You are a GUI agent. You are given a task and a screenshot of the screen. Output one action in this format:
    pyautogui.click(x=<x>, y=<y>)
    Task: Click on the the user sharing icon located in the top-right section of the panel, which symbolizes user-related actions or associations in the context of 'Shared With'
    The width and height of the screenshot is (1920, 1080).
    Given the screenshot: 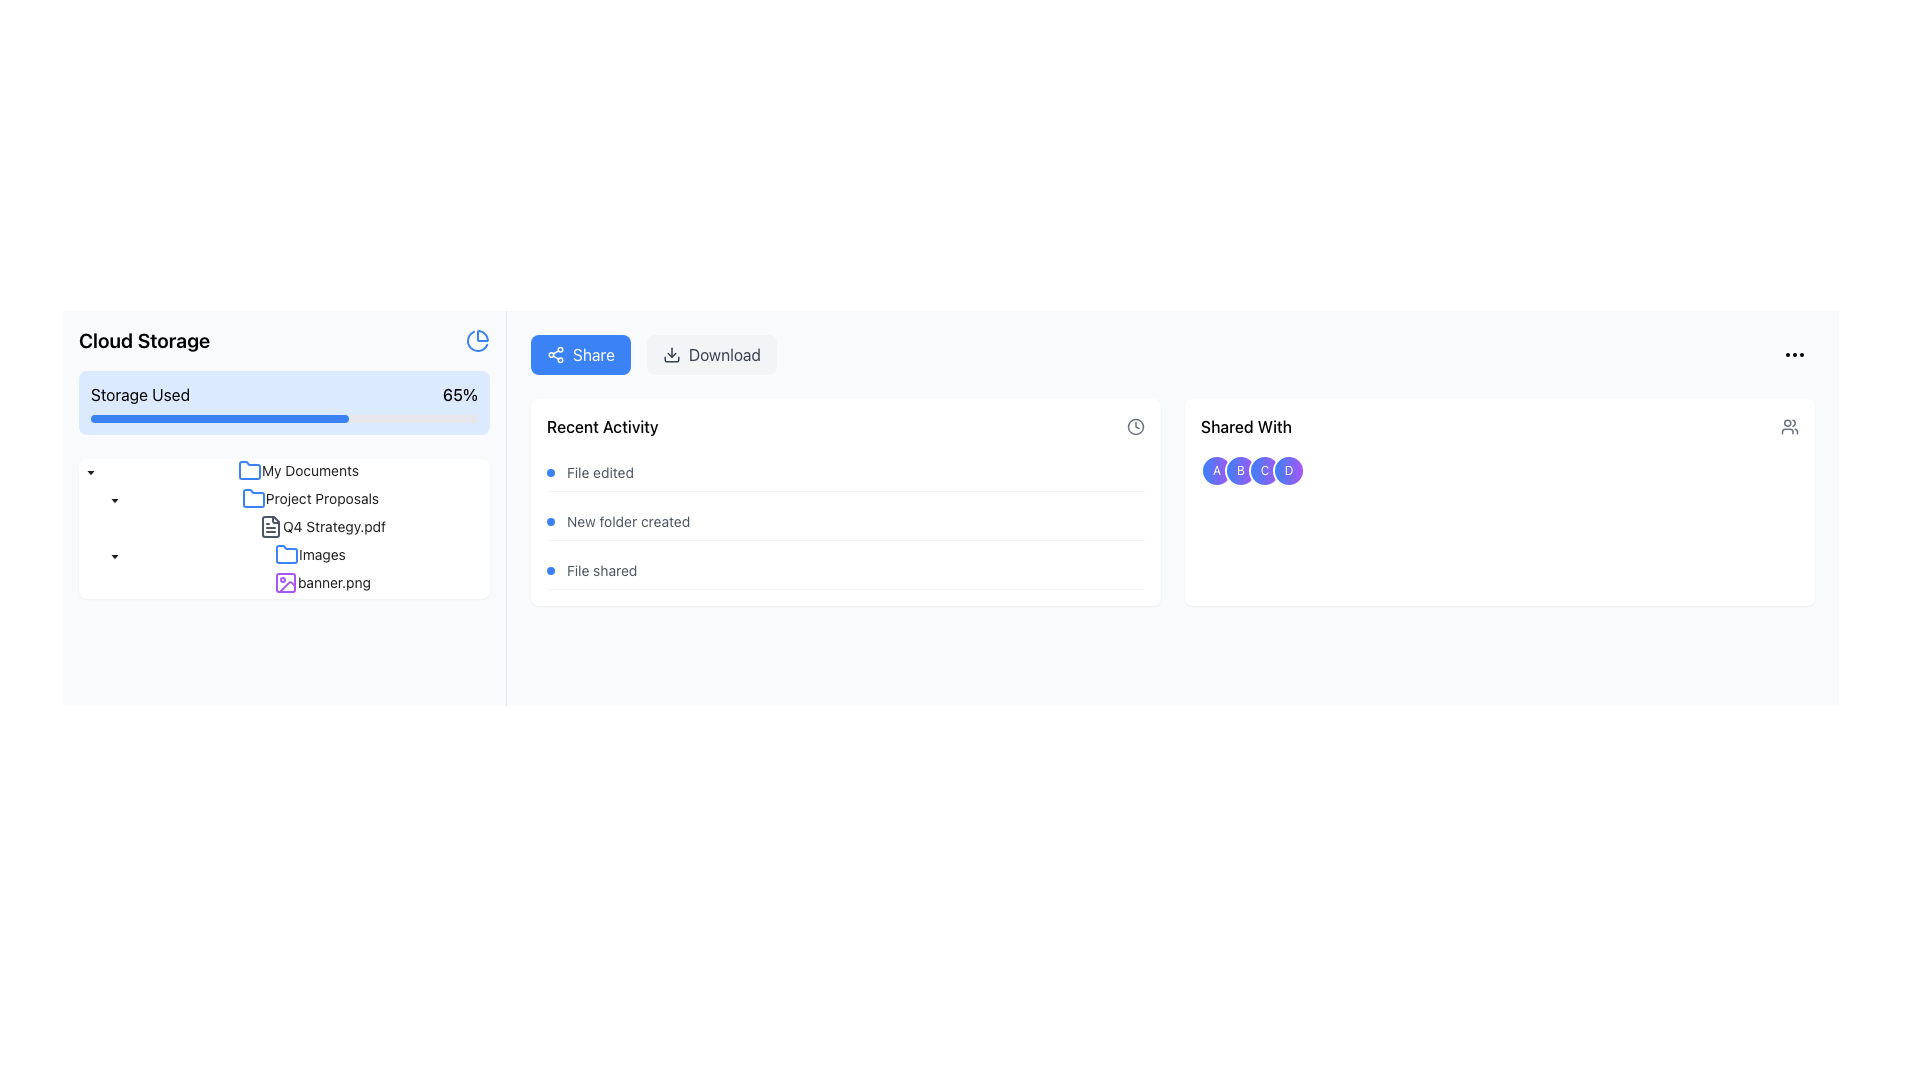 What is the action you would take?
    pyautogui.click(x=1790, y=426)
    